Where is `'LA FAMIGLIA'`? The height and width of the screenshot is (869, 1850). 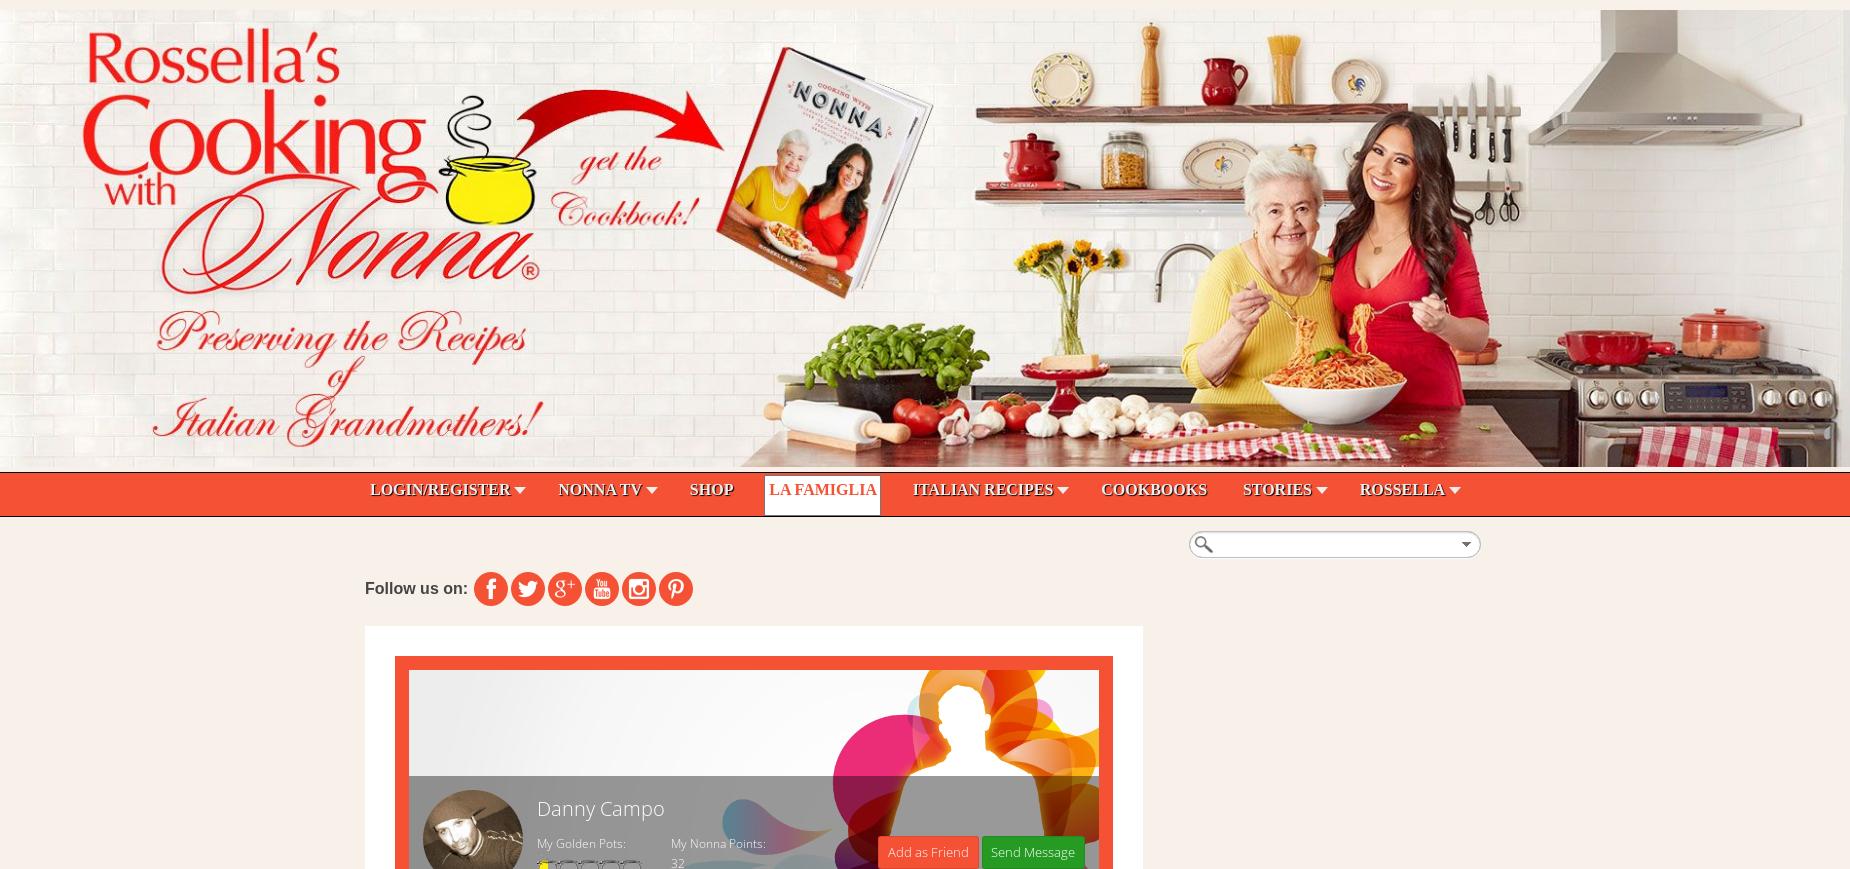
'LA FAMIGLIA' is located at coordinates (822, 489).